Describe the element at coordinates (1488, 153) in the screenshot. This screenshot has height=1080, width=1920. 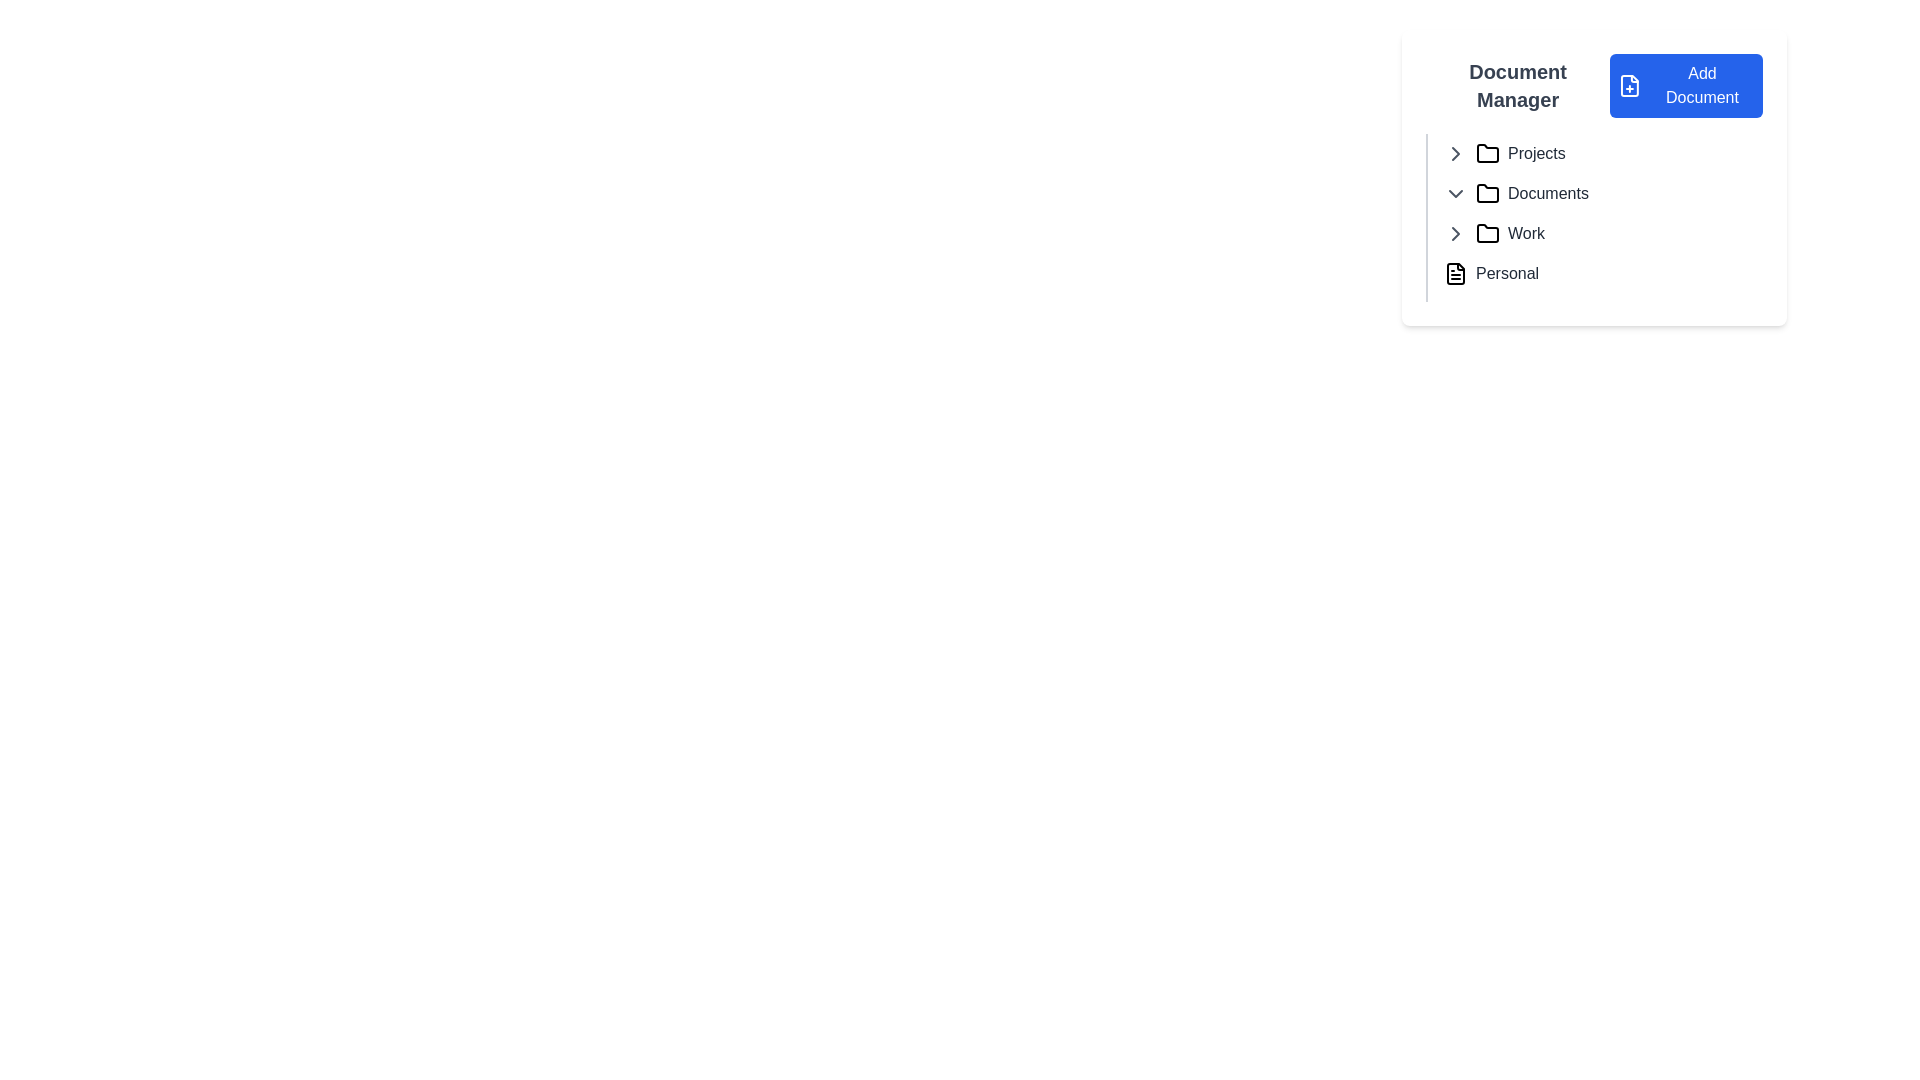
I see `the folder icon` at that location.